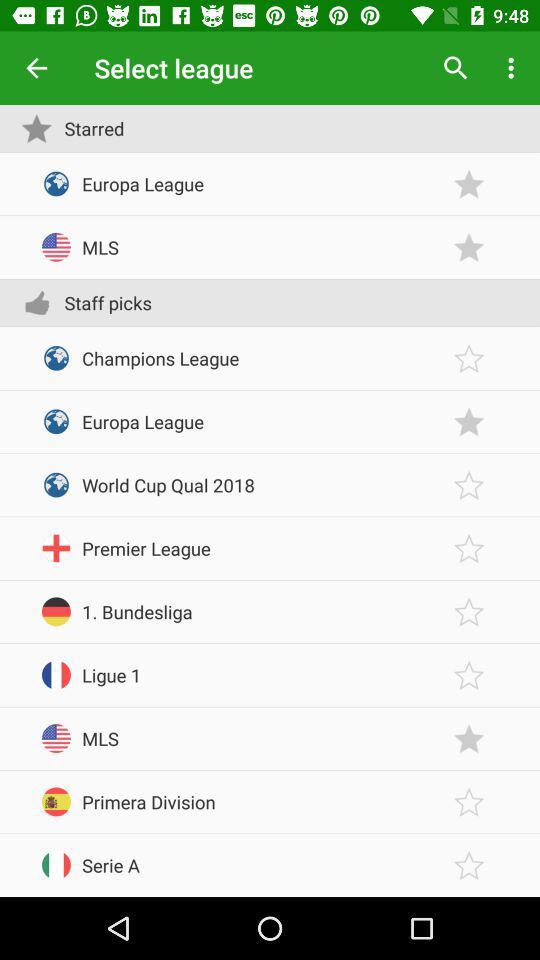 This screenshot has height=960, width=540. Describe the element at coordinates (469, 737) in the screenshot. I see `to favorites` at that location.